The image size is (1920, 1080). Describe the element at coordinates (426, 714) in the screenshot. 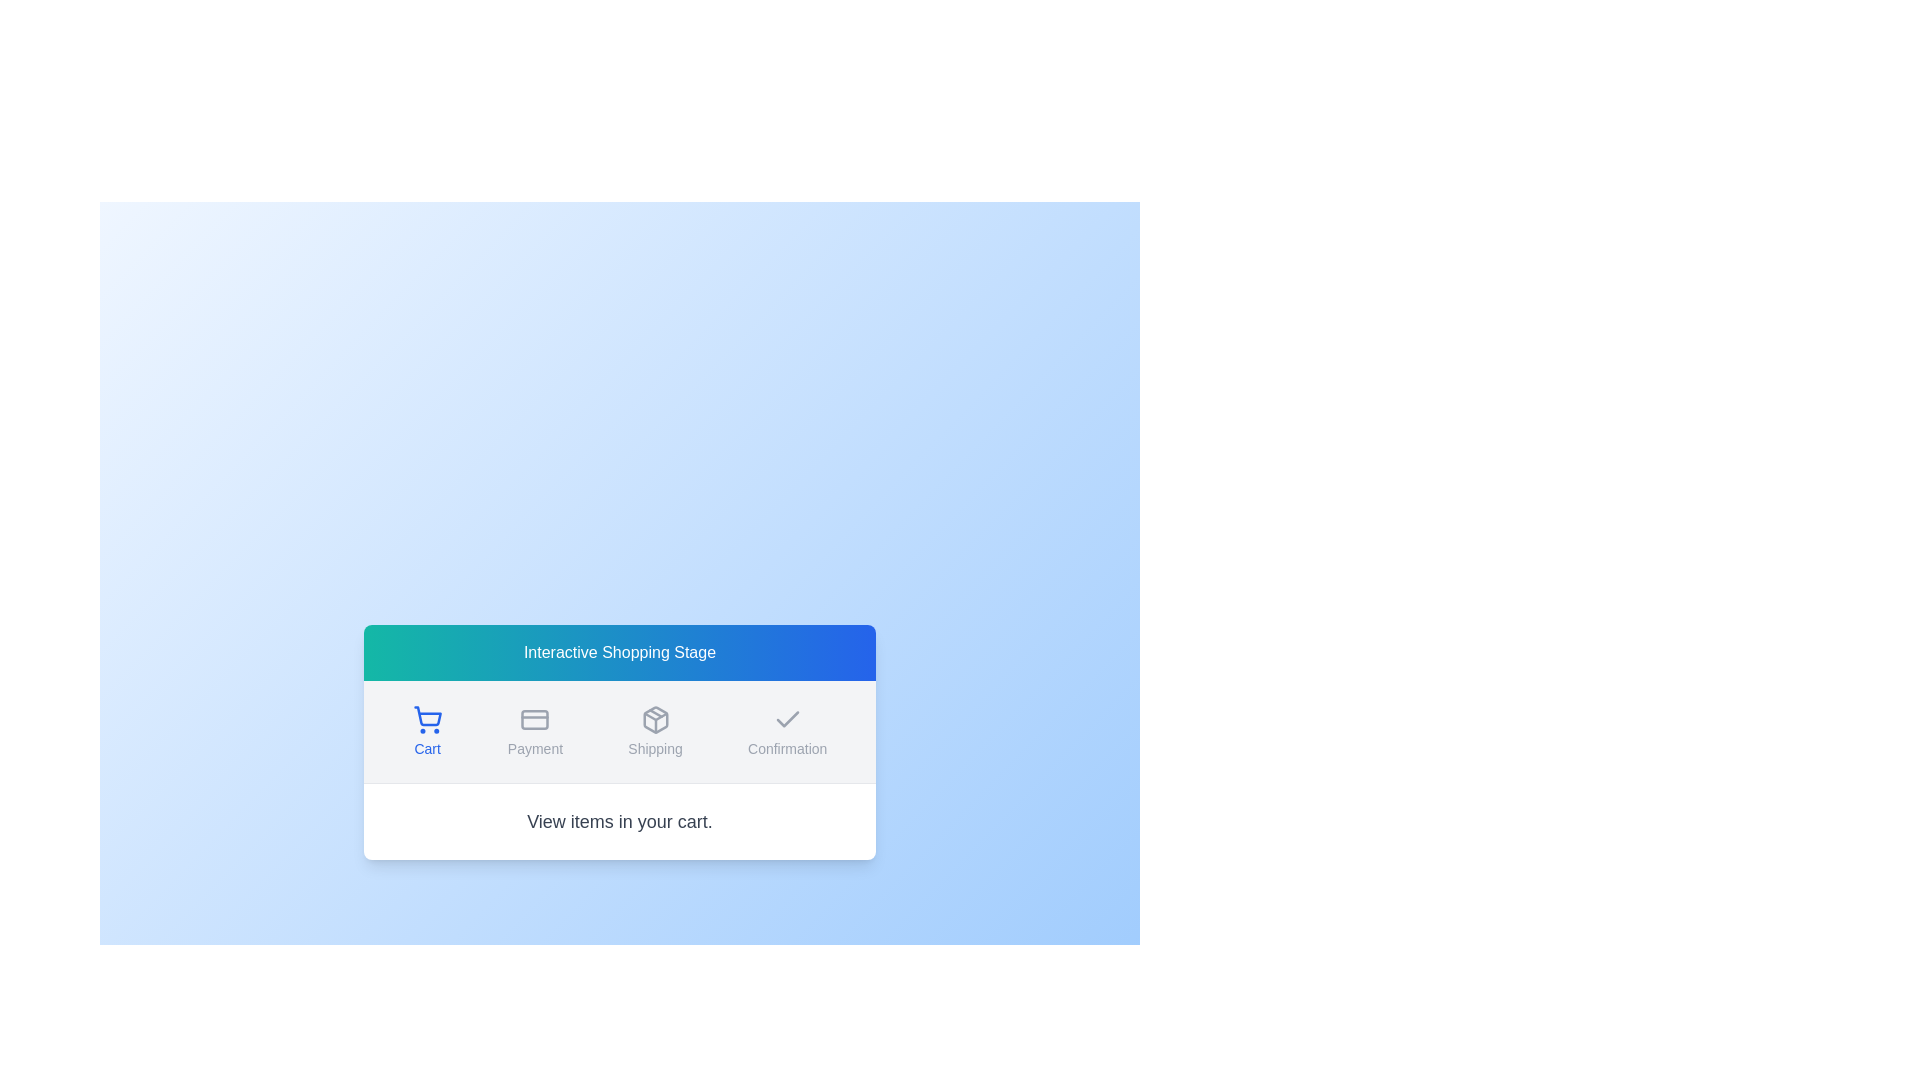

I see `the shopping cart icon, which is a minimalistic blue outline located at the top-left corner of the navigation card representing the 'Cart' section` at that location.